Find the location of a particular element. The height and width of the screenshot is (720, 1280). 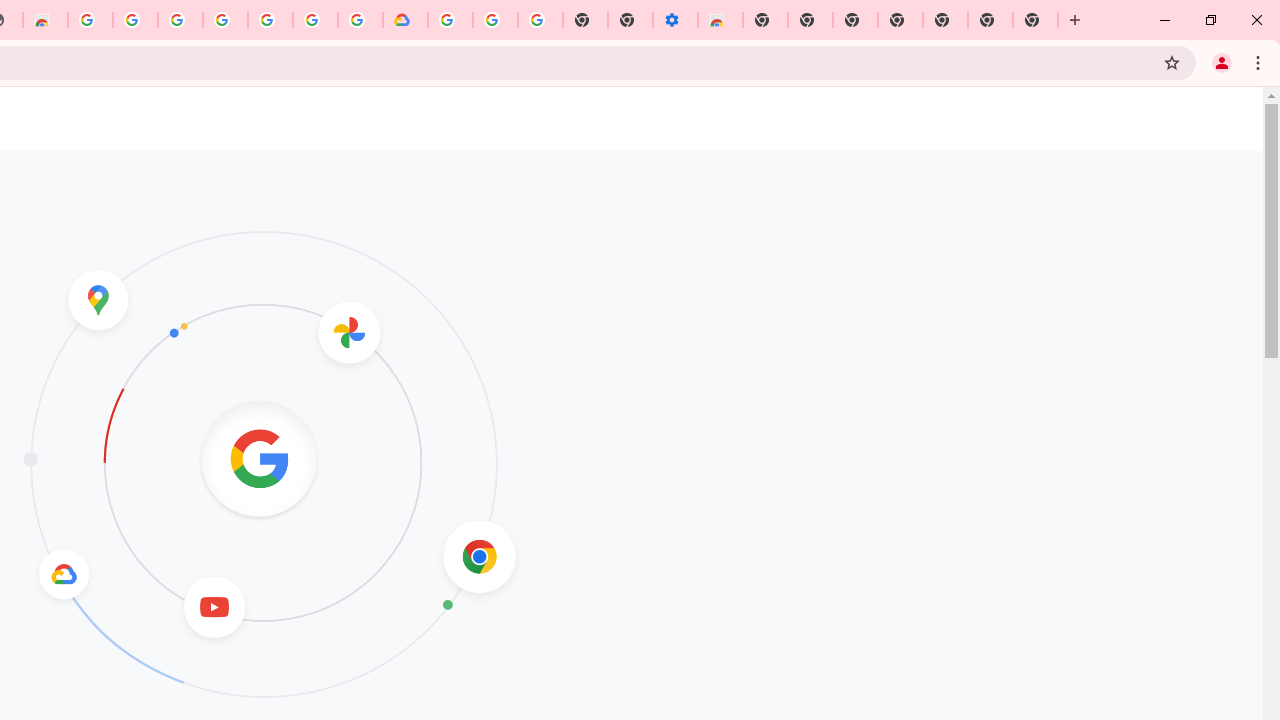

'Restore' is located at coordinates (1209, 20).